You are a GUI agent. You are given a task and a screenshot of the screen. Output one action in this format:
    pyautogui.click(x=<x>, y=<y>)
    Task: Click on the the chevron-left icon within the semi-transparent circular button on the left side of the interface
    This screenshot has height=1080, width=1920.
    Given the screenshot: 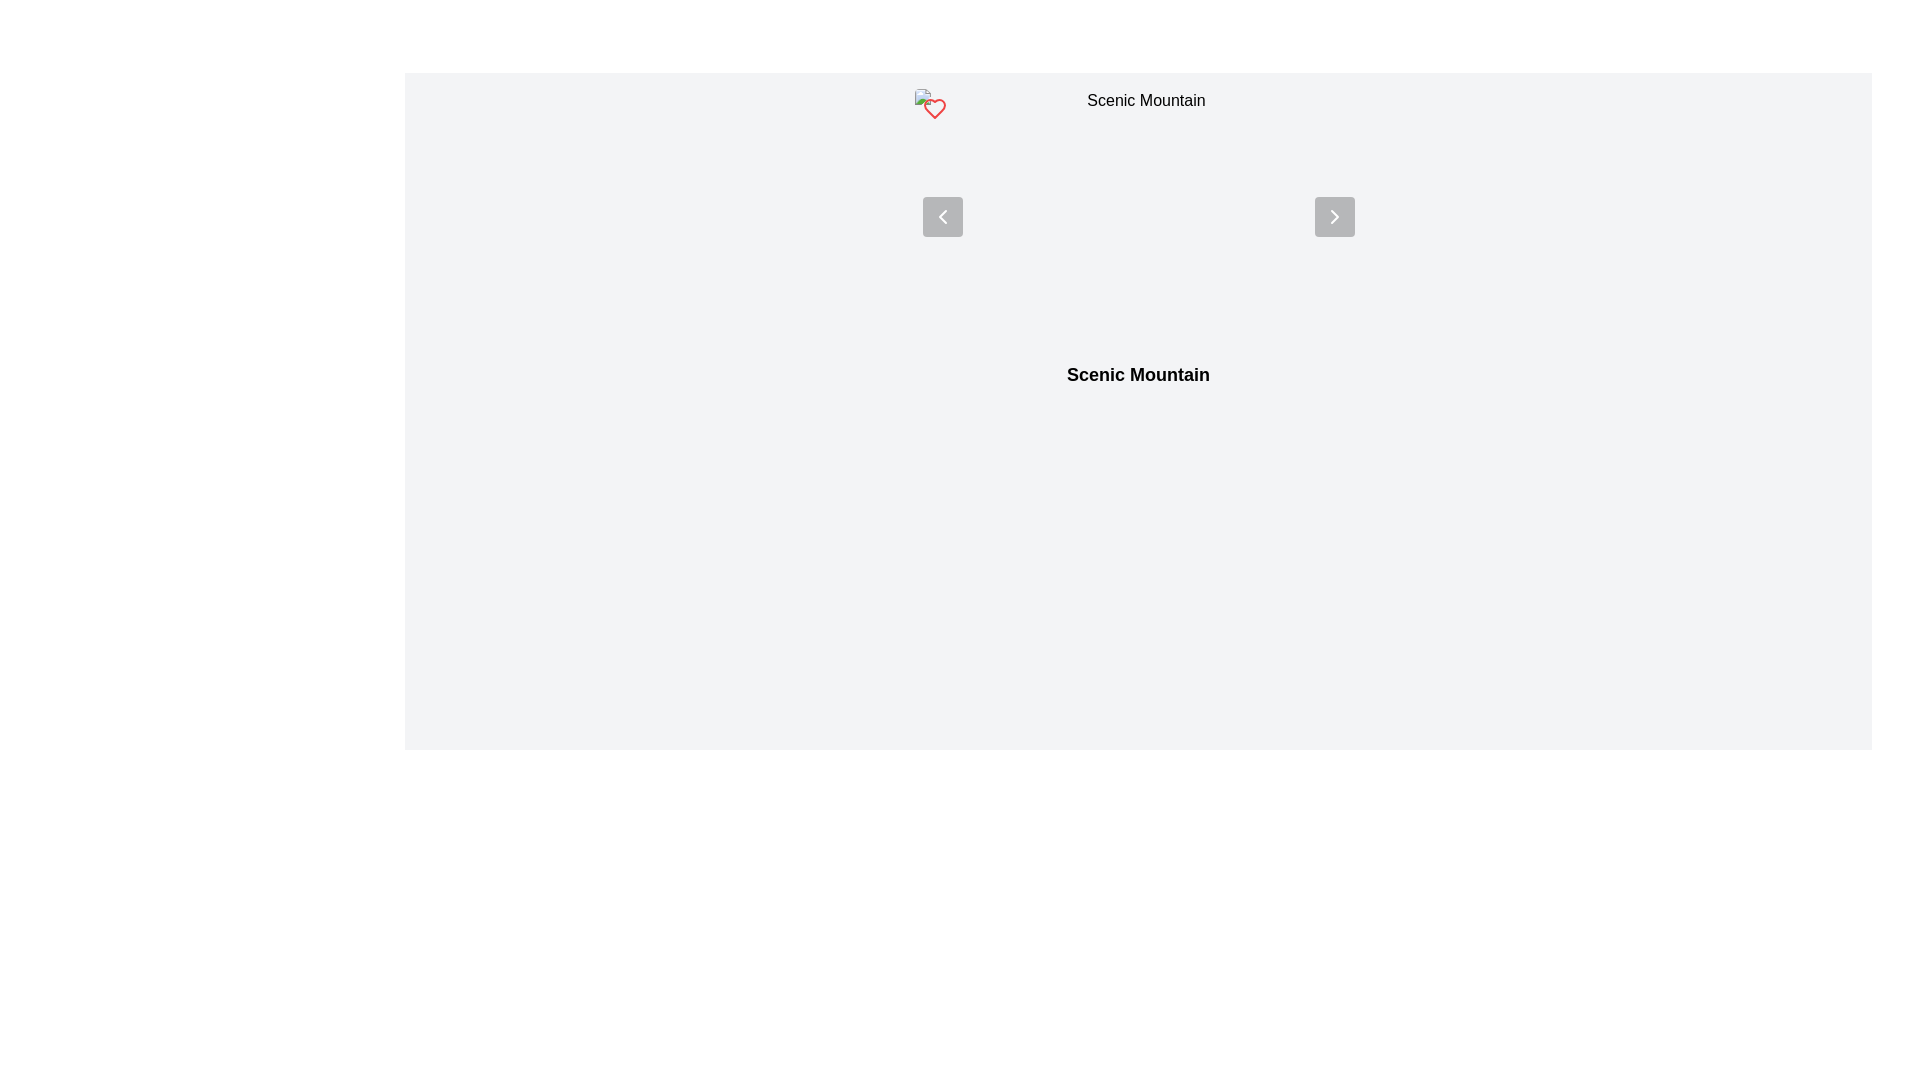 What is the action you would take?
    pyautogui.click(x=941, y=216)
    